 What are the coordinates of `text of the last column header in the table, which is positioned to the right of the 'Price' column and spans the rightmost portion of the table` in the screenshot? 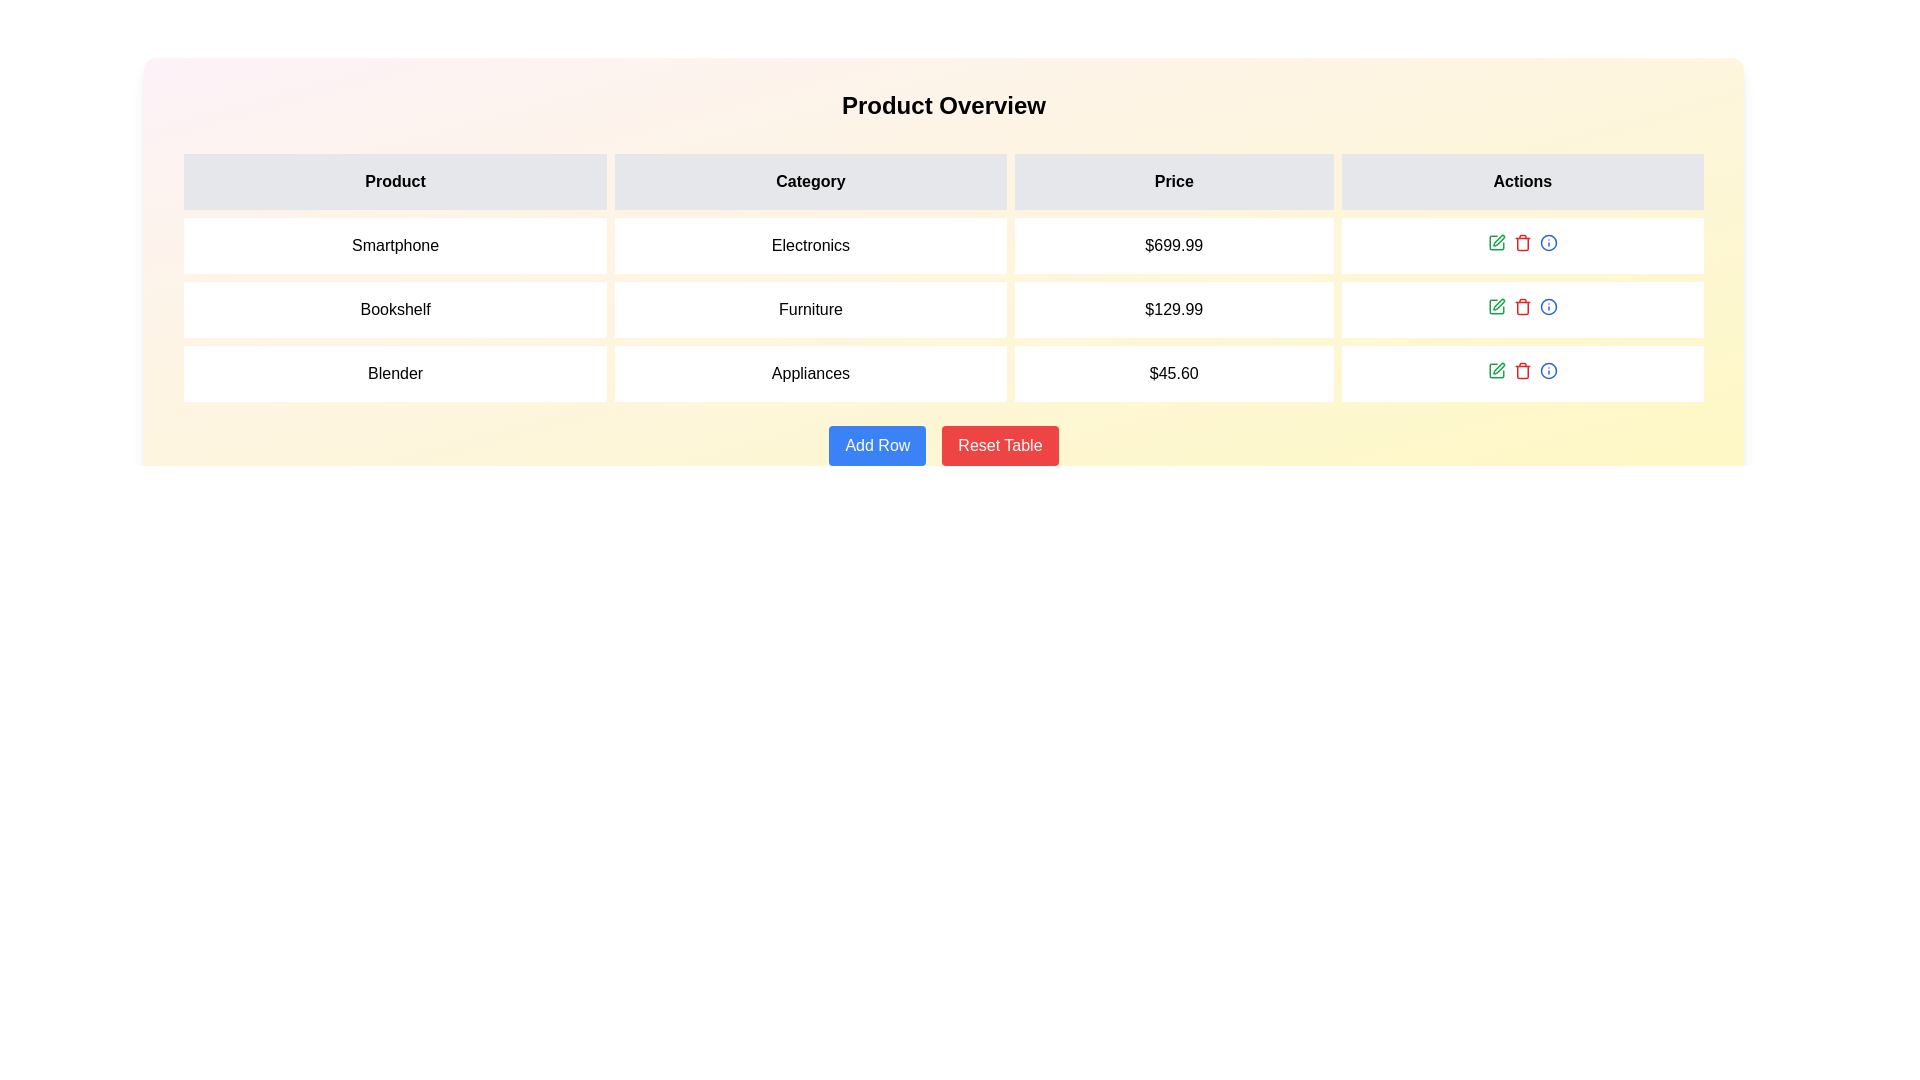 It's located at (1521, 181).